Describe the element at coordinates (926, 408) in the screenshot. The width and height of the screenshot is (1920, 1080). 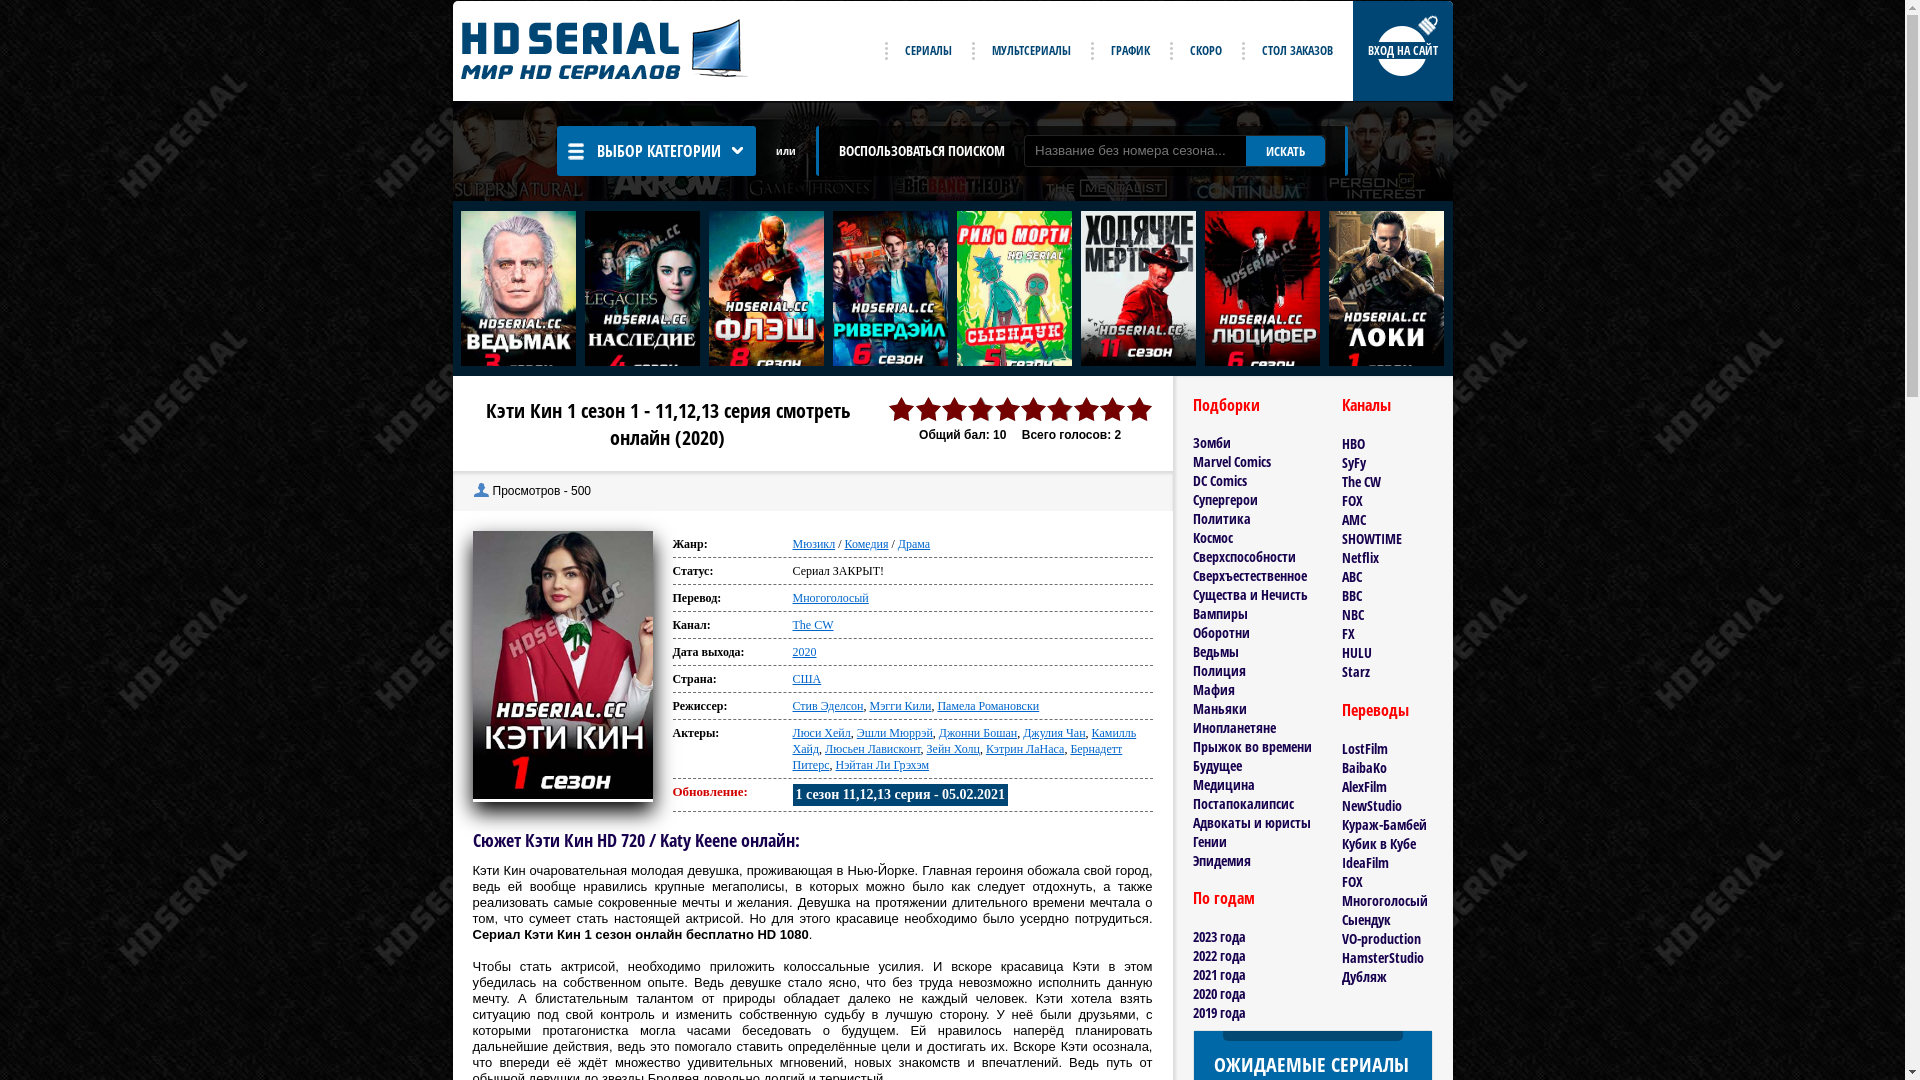
I see `'2'` at that location.